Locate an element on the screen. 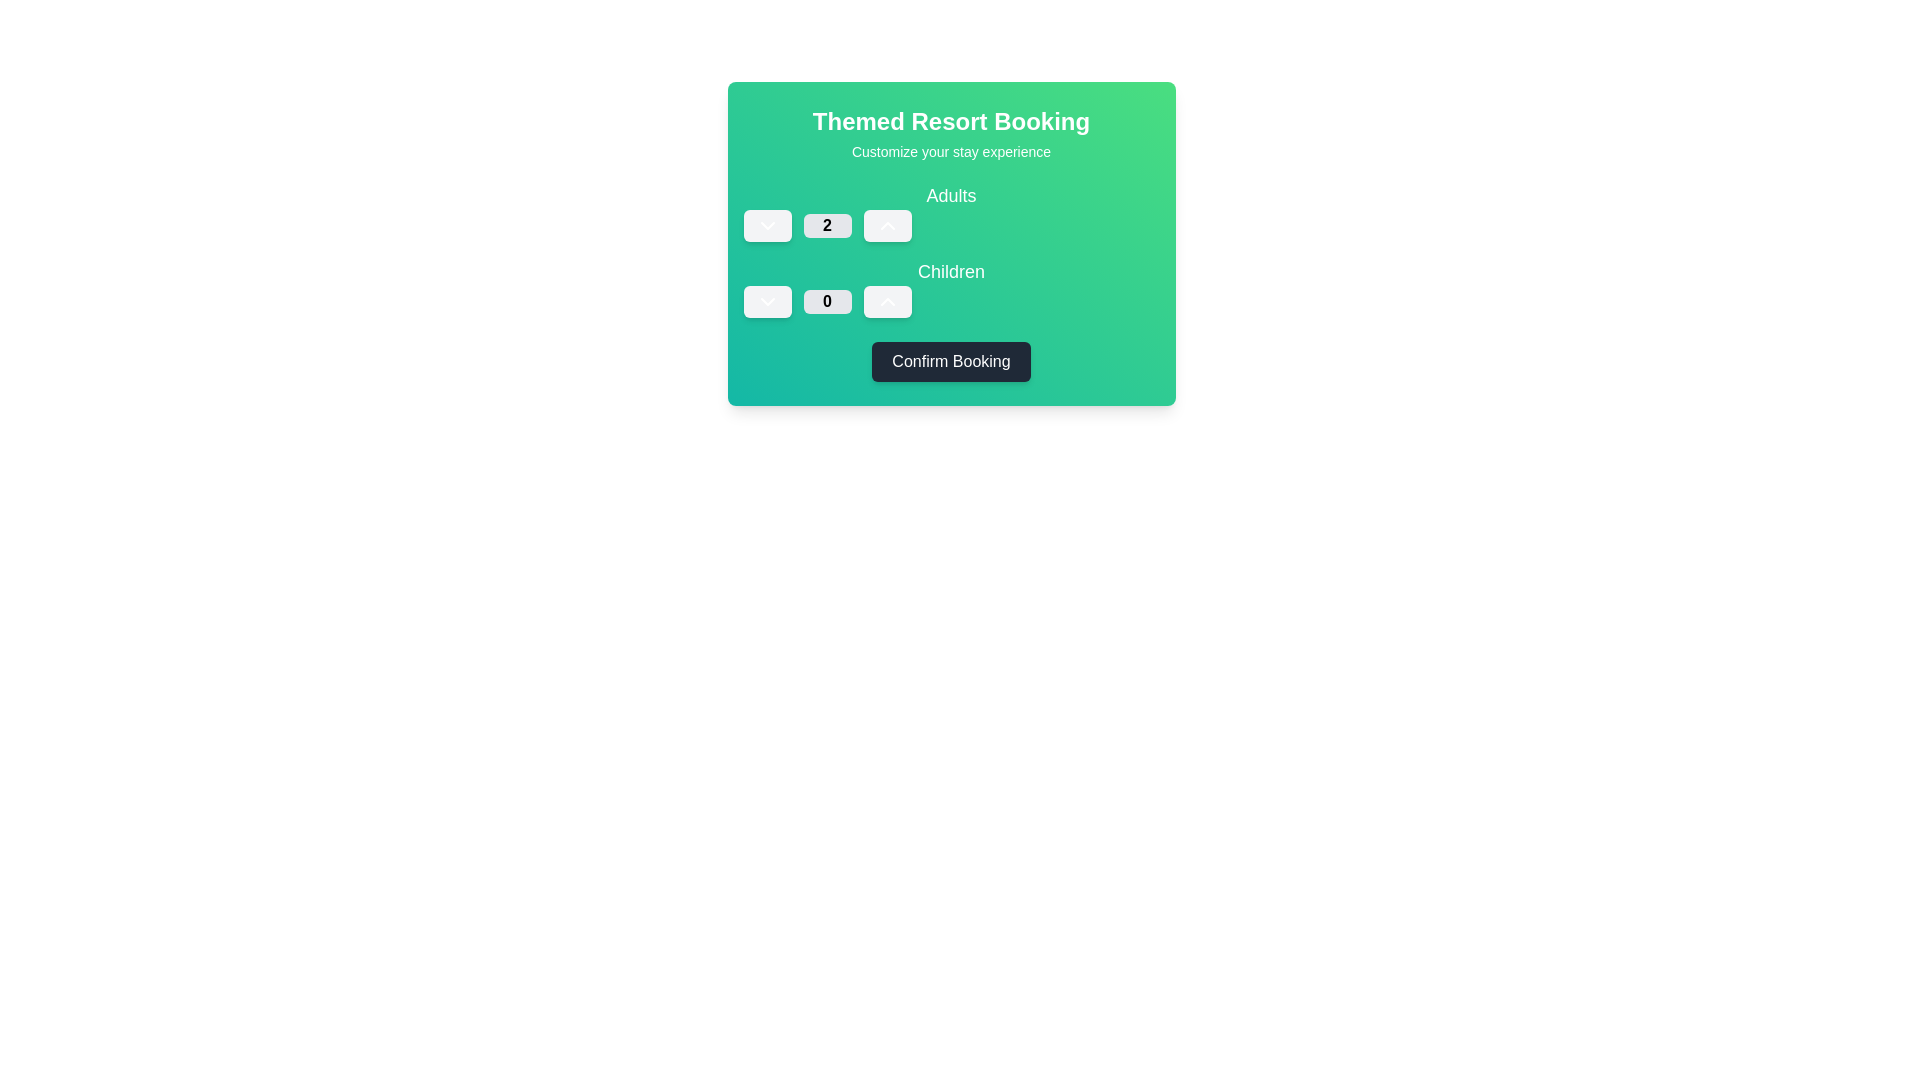  the static text label providing additional context below the heading 'Themed Resort Booking' is located at coordinates (950, 150).